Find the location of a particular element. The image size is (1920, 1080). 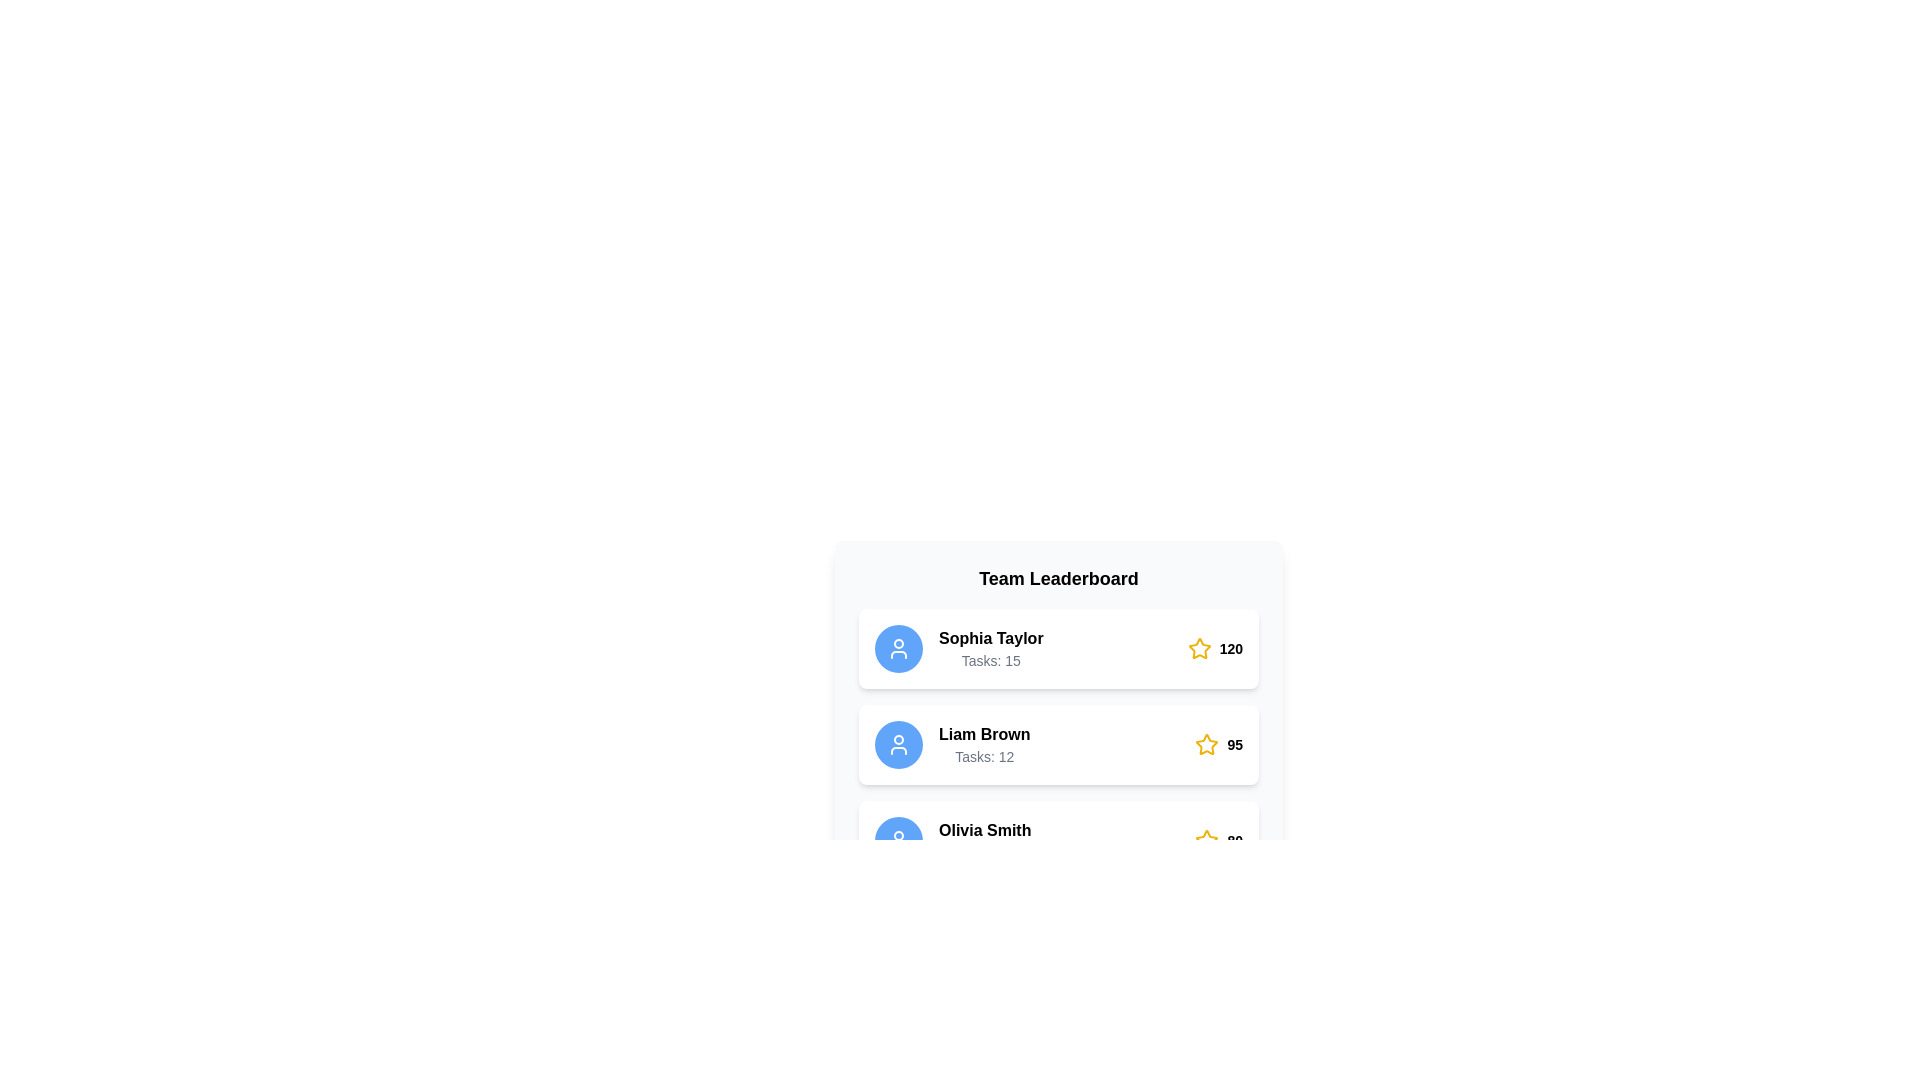

the static text label indicating the number of tasks for the 'Liam Brown' leaderboard entry, located below the name text in the second row is located at coordinates (984, 756).